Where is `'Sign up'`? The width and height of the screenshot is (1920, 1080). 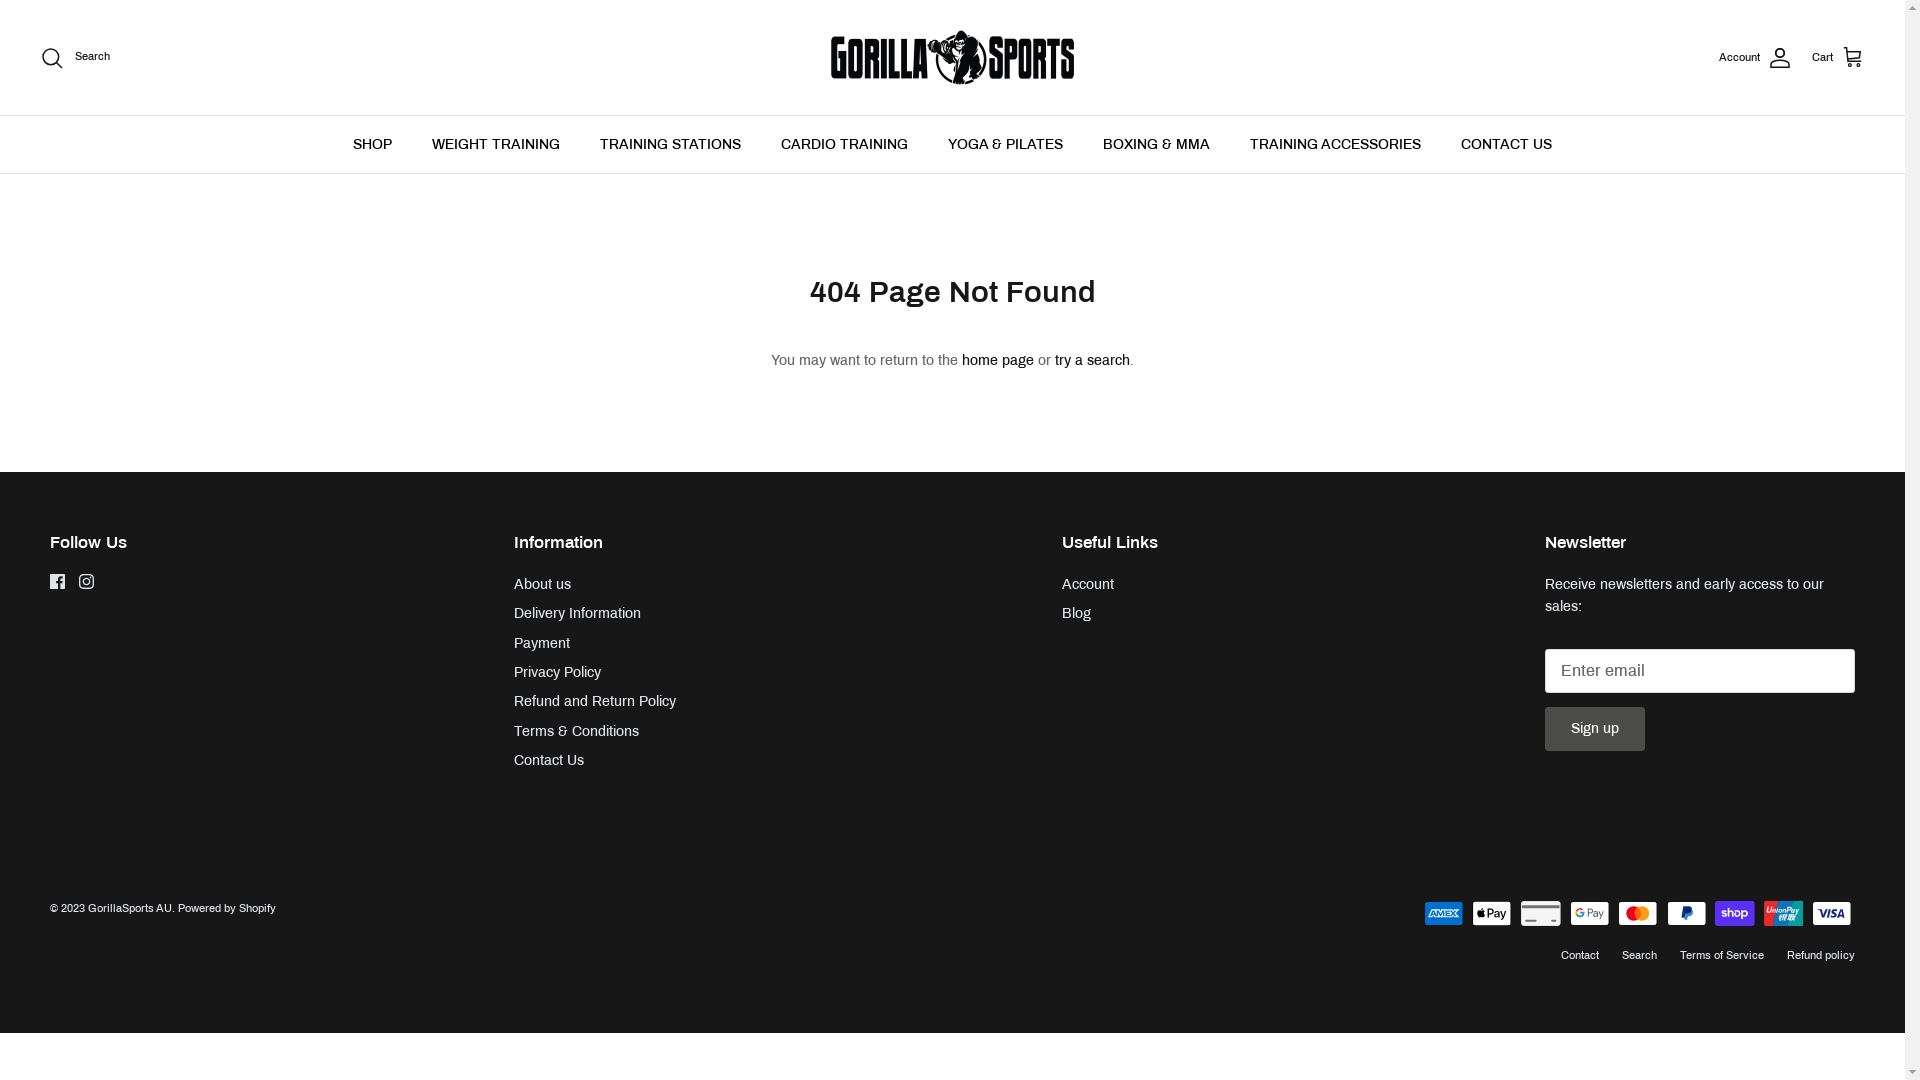 'Sign up' is located at coordinates (1593, 729).